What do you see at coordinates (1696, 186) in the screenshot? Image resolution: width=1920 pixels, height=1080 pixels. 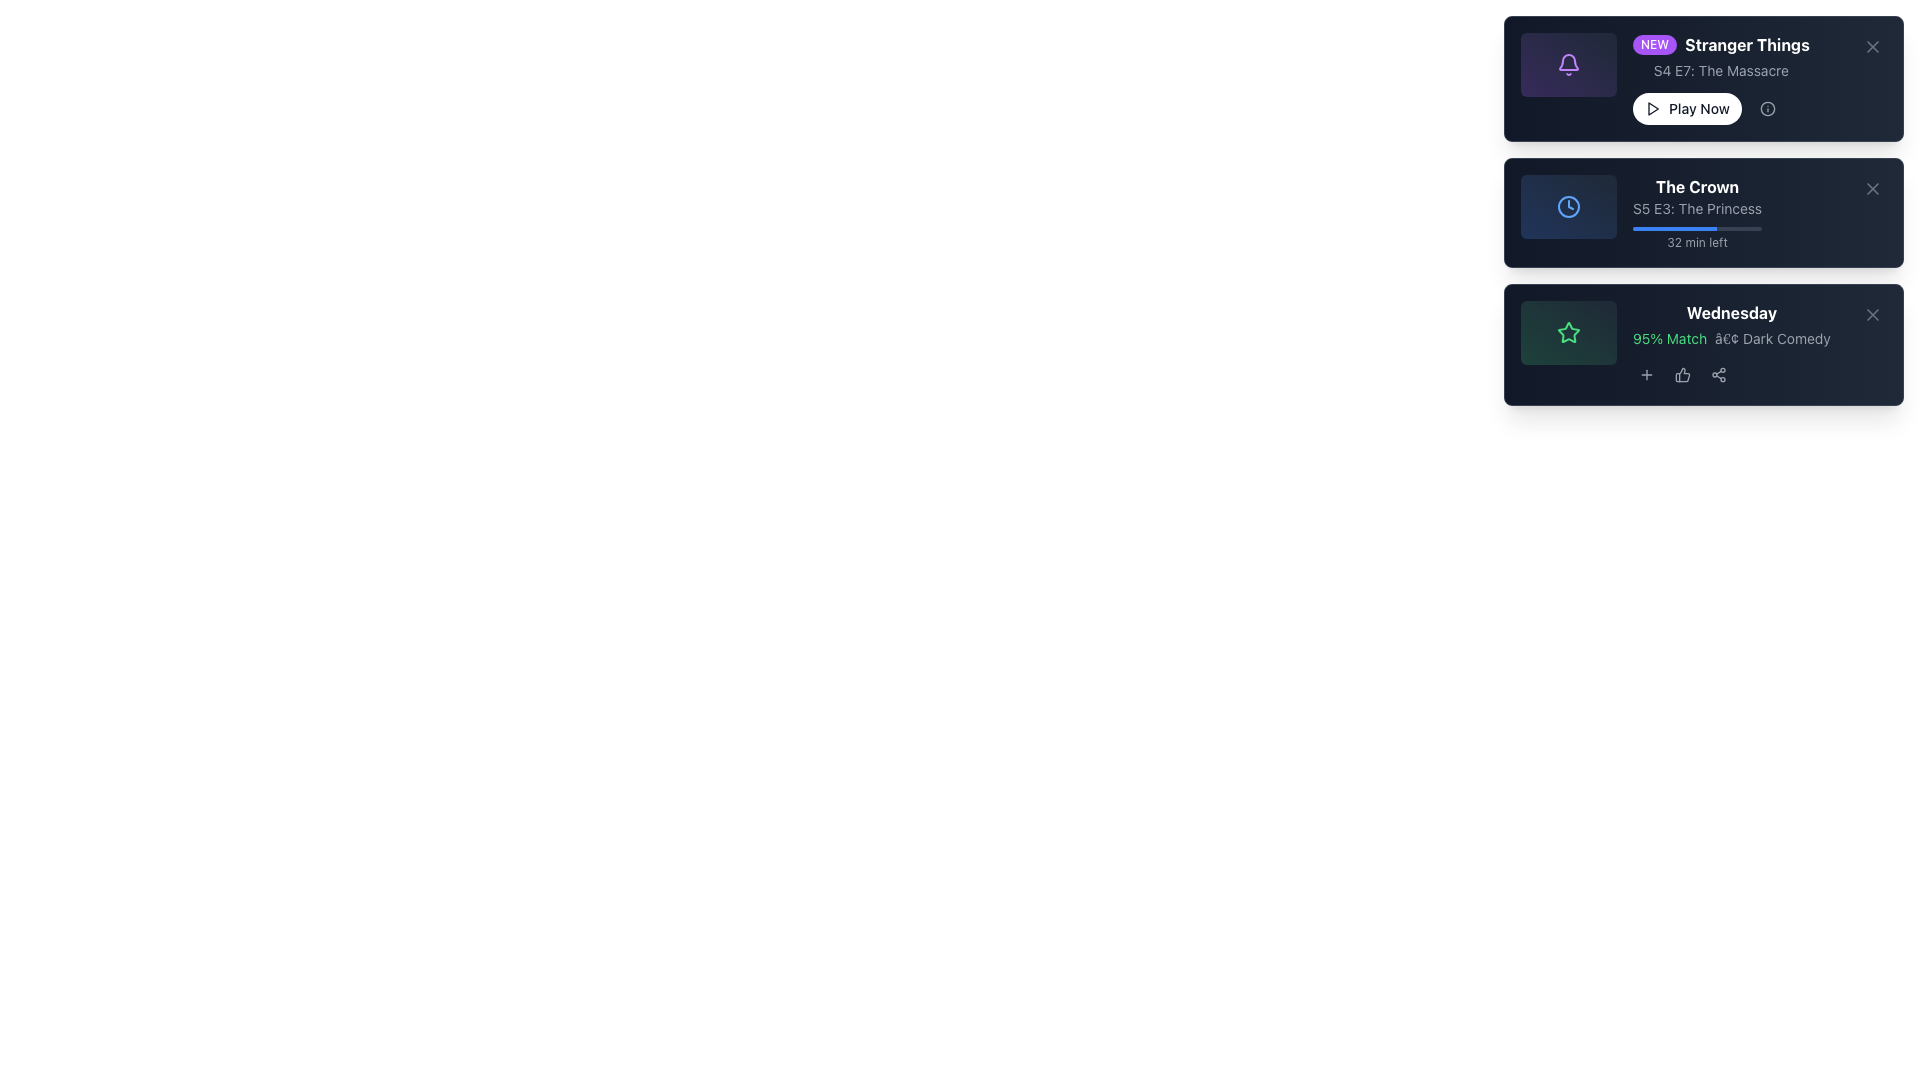 I see `series title from the text label that displays "The Crown" in bold white text on a dark background, positioned centrally at the top of the interface` at bounding box center [1696, 186].